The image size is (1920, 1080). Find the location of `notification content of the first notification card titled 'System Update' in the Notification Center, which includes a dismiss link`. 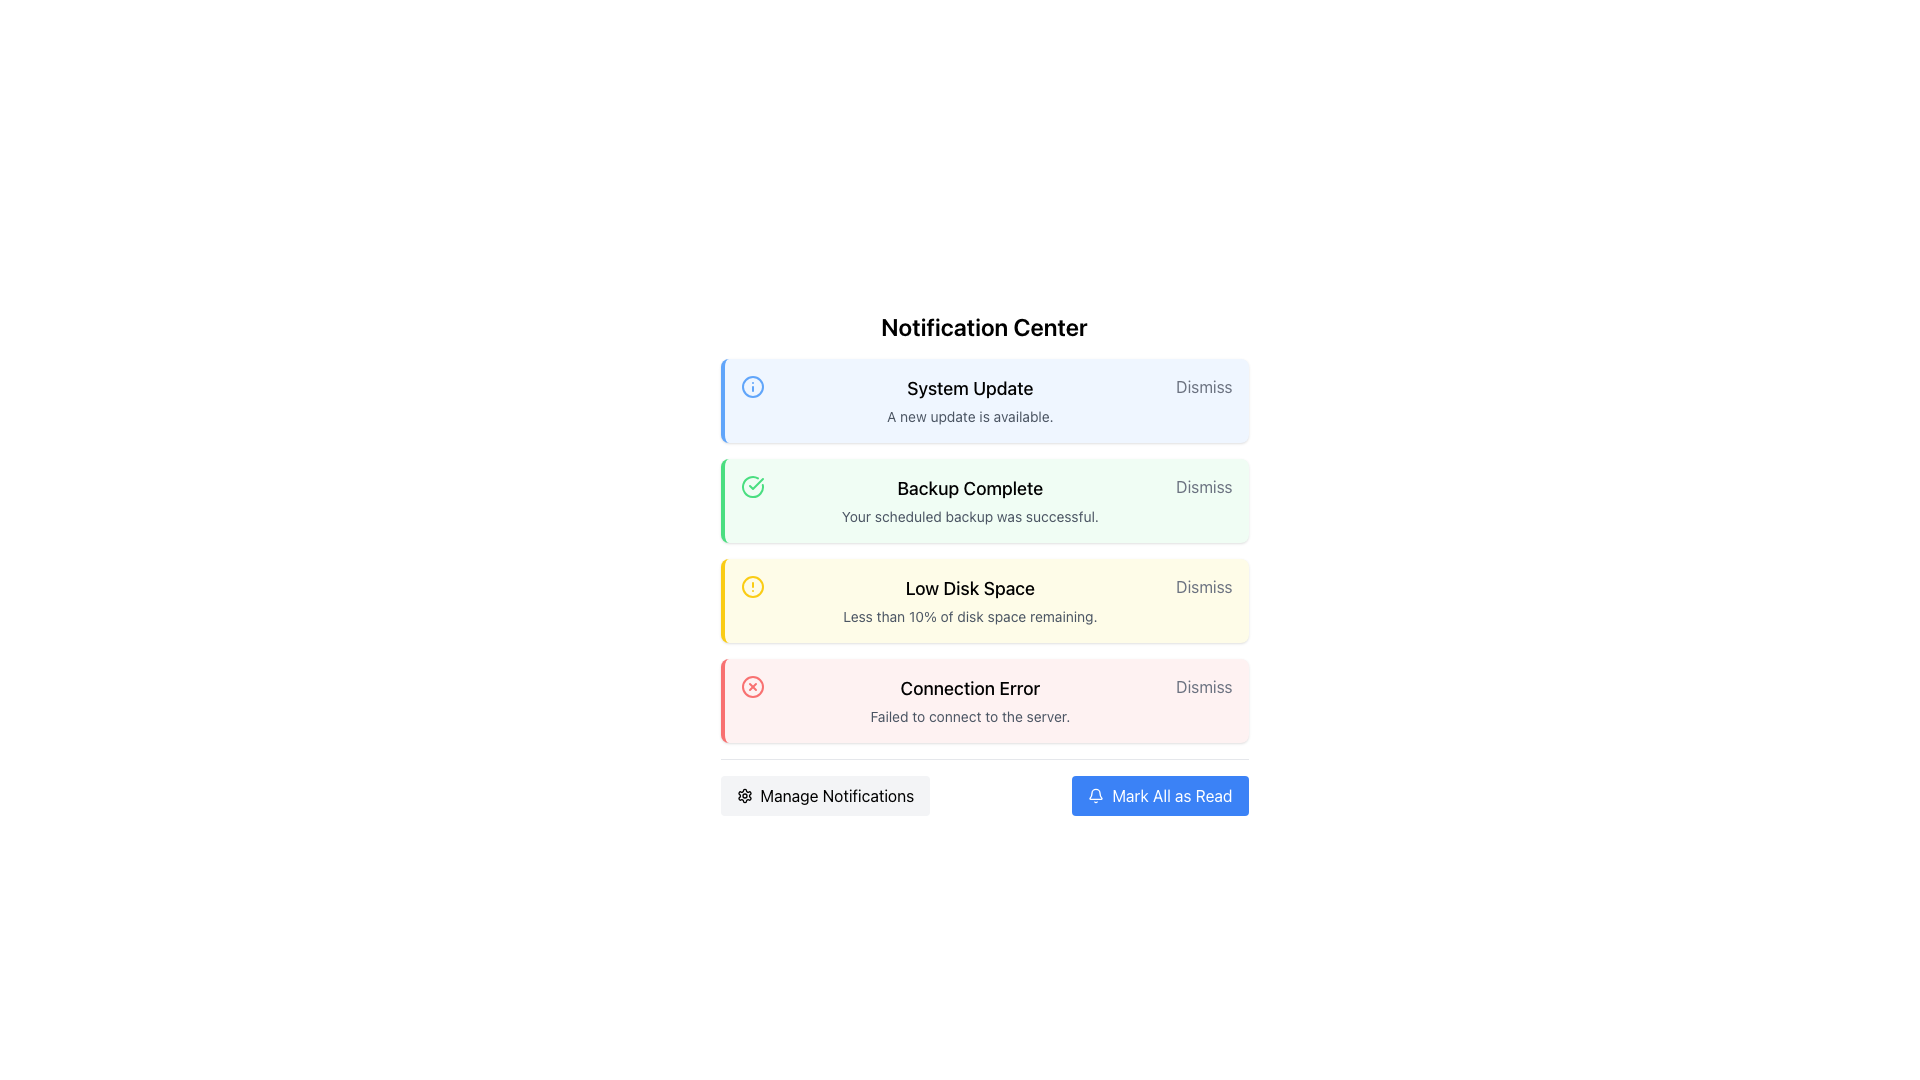

notification content of the first notification card titled 'System Update' in the Notification Center, which includes a dismiss link is located at coordinates (984, 401).